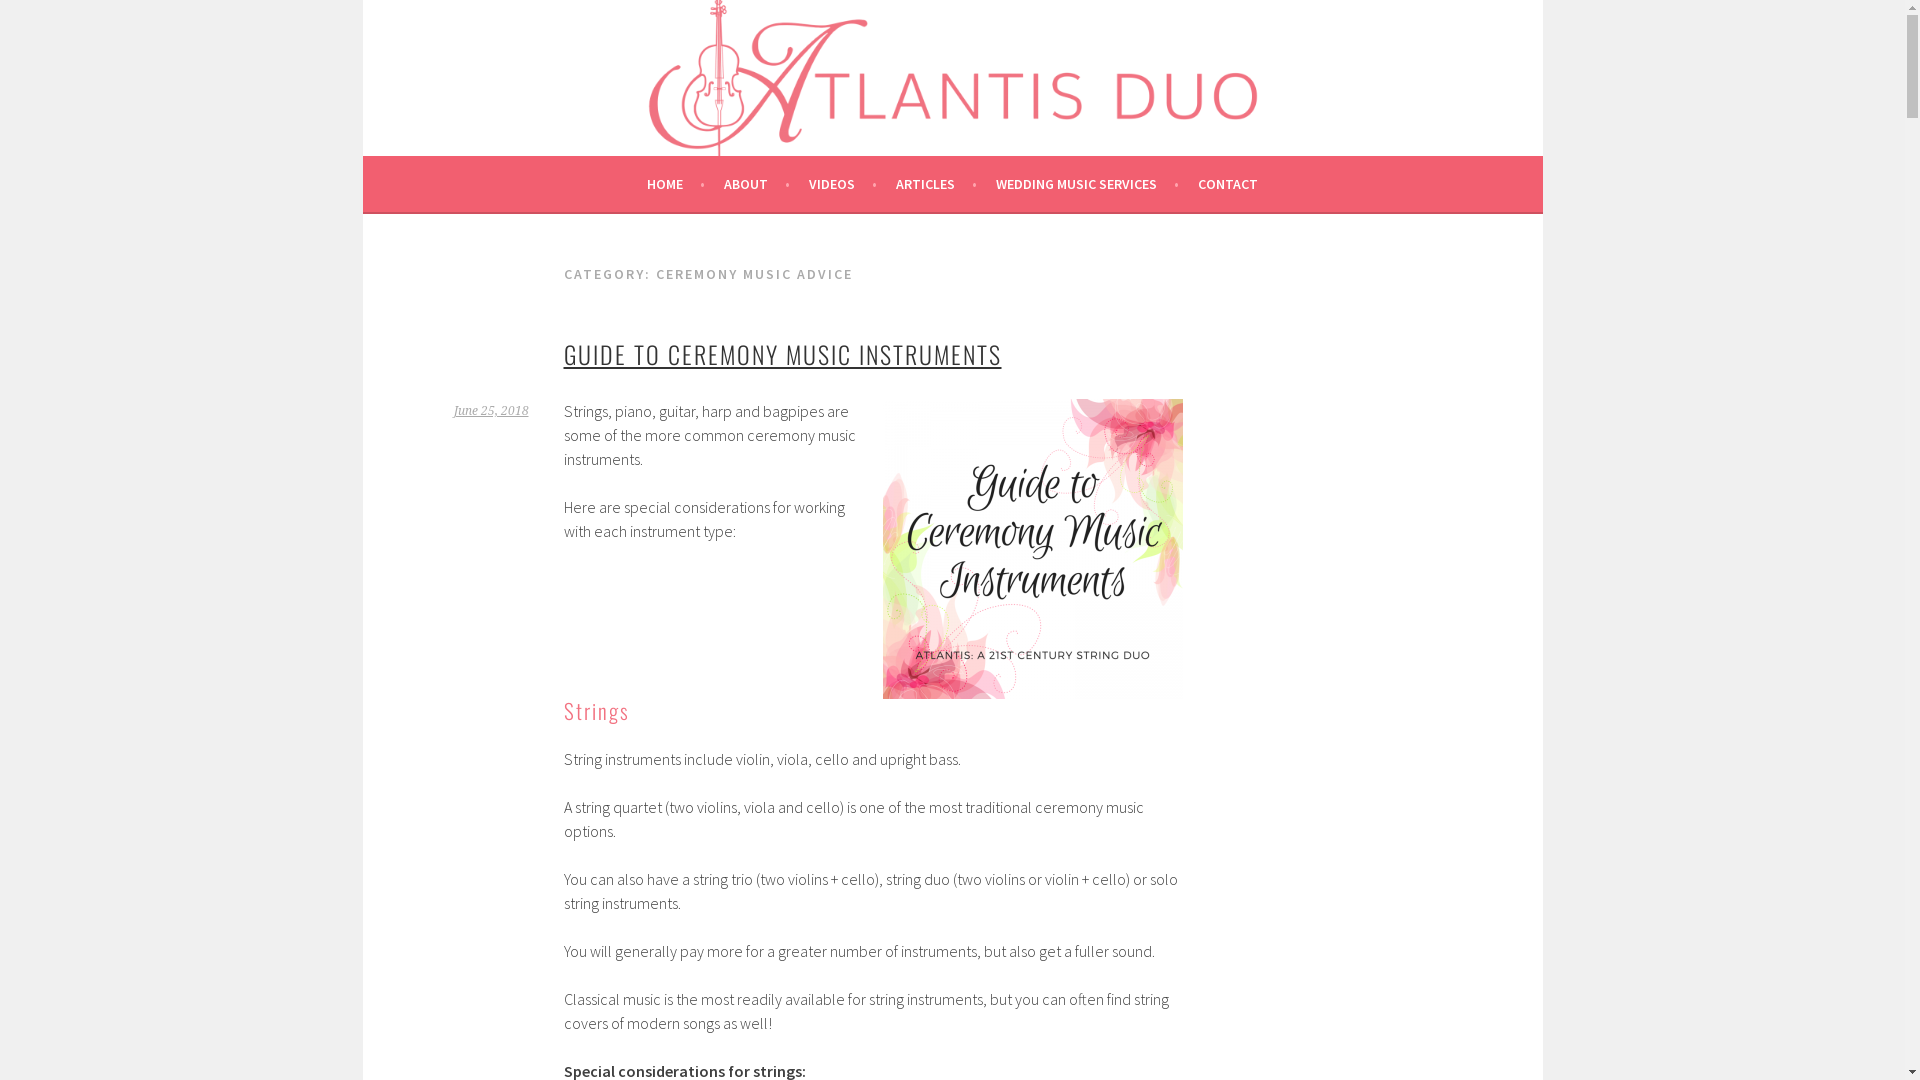 This screenshot has width=1920, height=1080. What do you see at coordinates (491, 410) in the screenshot?
I see `'June 25, 2018'` at bounding box center [491, 410].